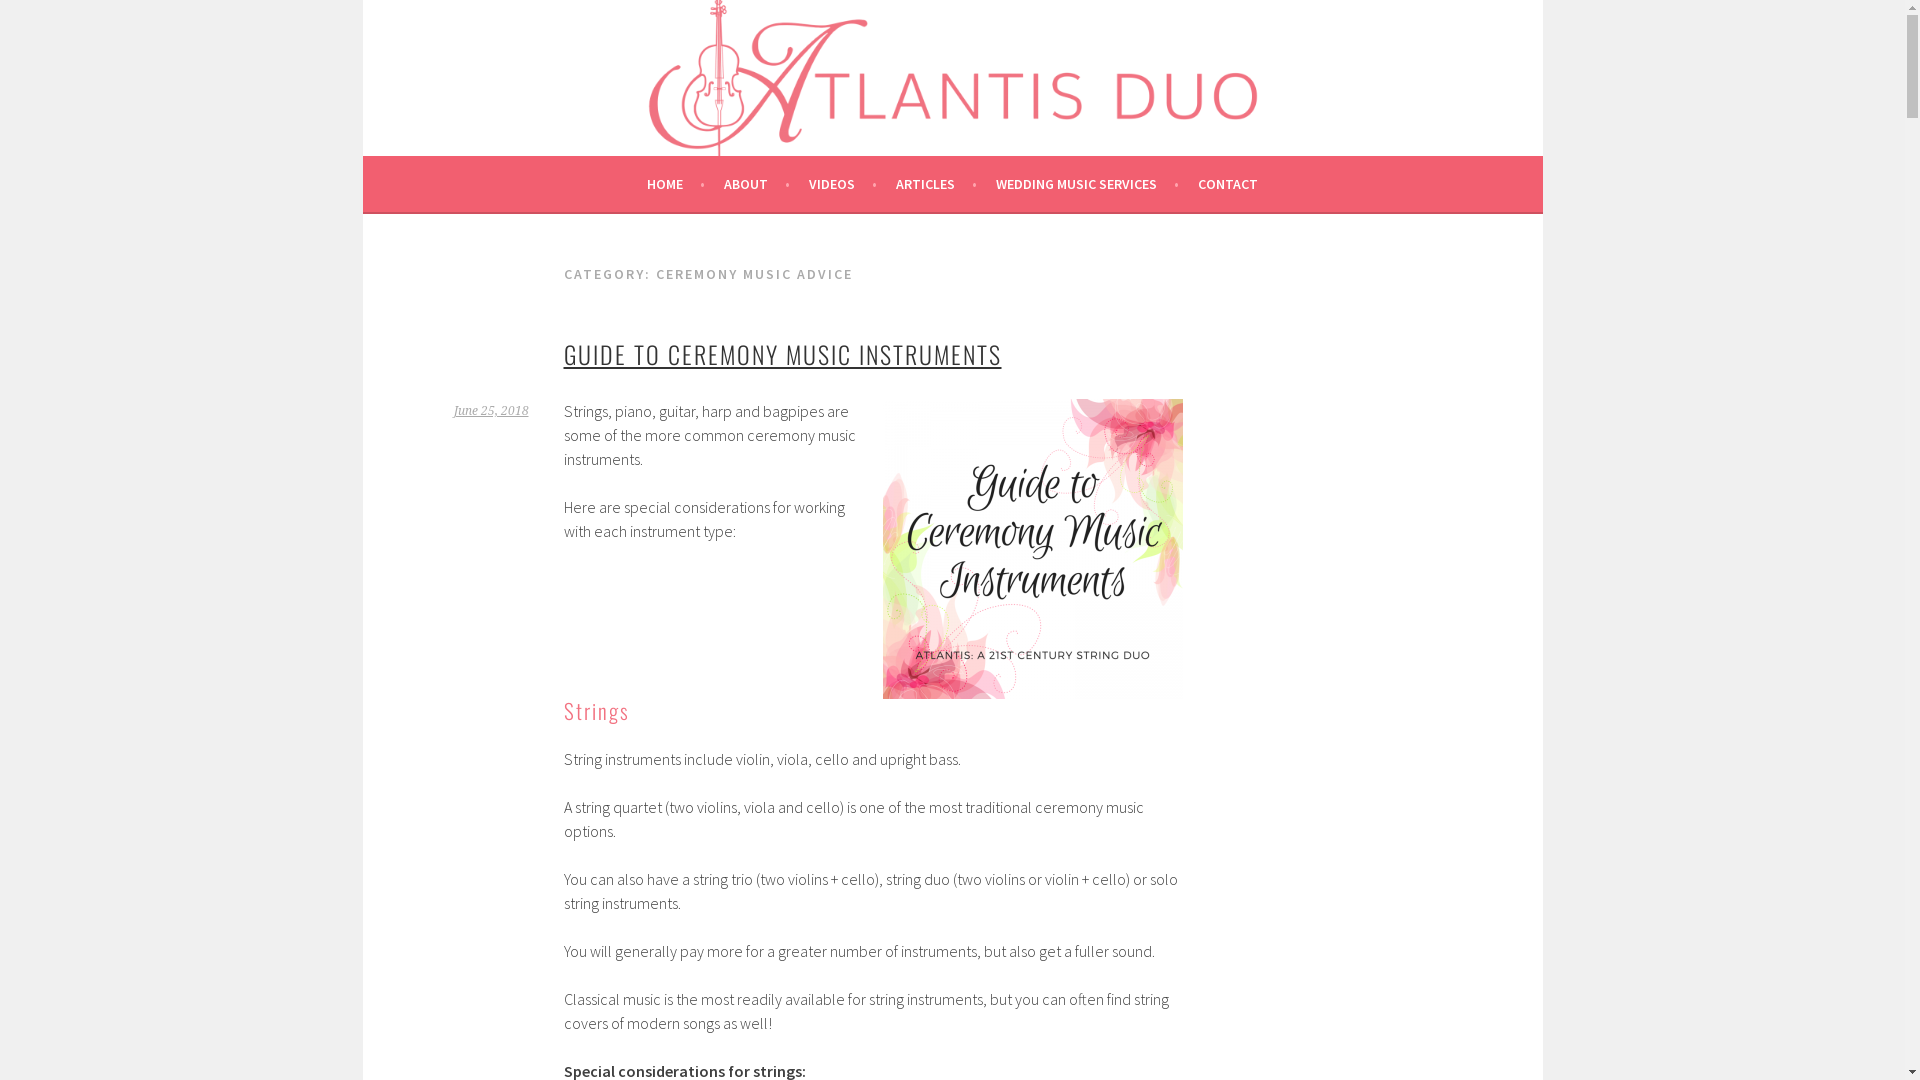 This screenshot has width=1920, height=1080. What do you see at coordinates (491, 410) in the screenshot?
I see `'June 25, 2018'` at bounding box center [491, 410].